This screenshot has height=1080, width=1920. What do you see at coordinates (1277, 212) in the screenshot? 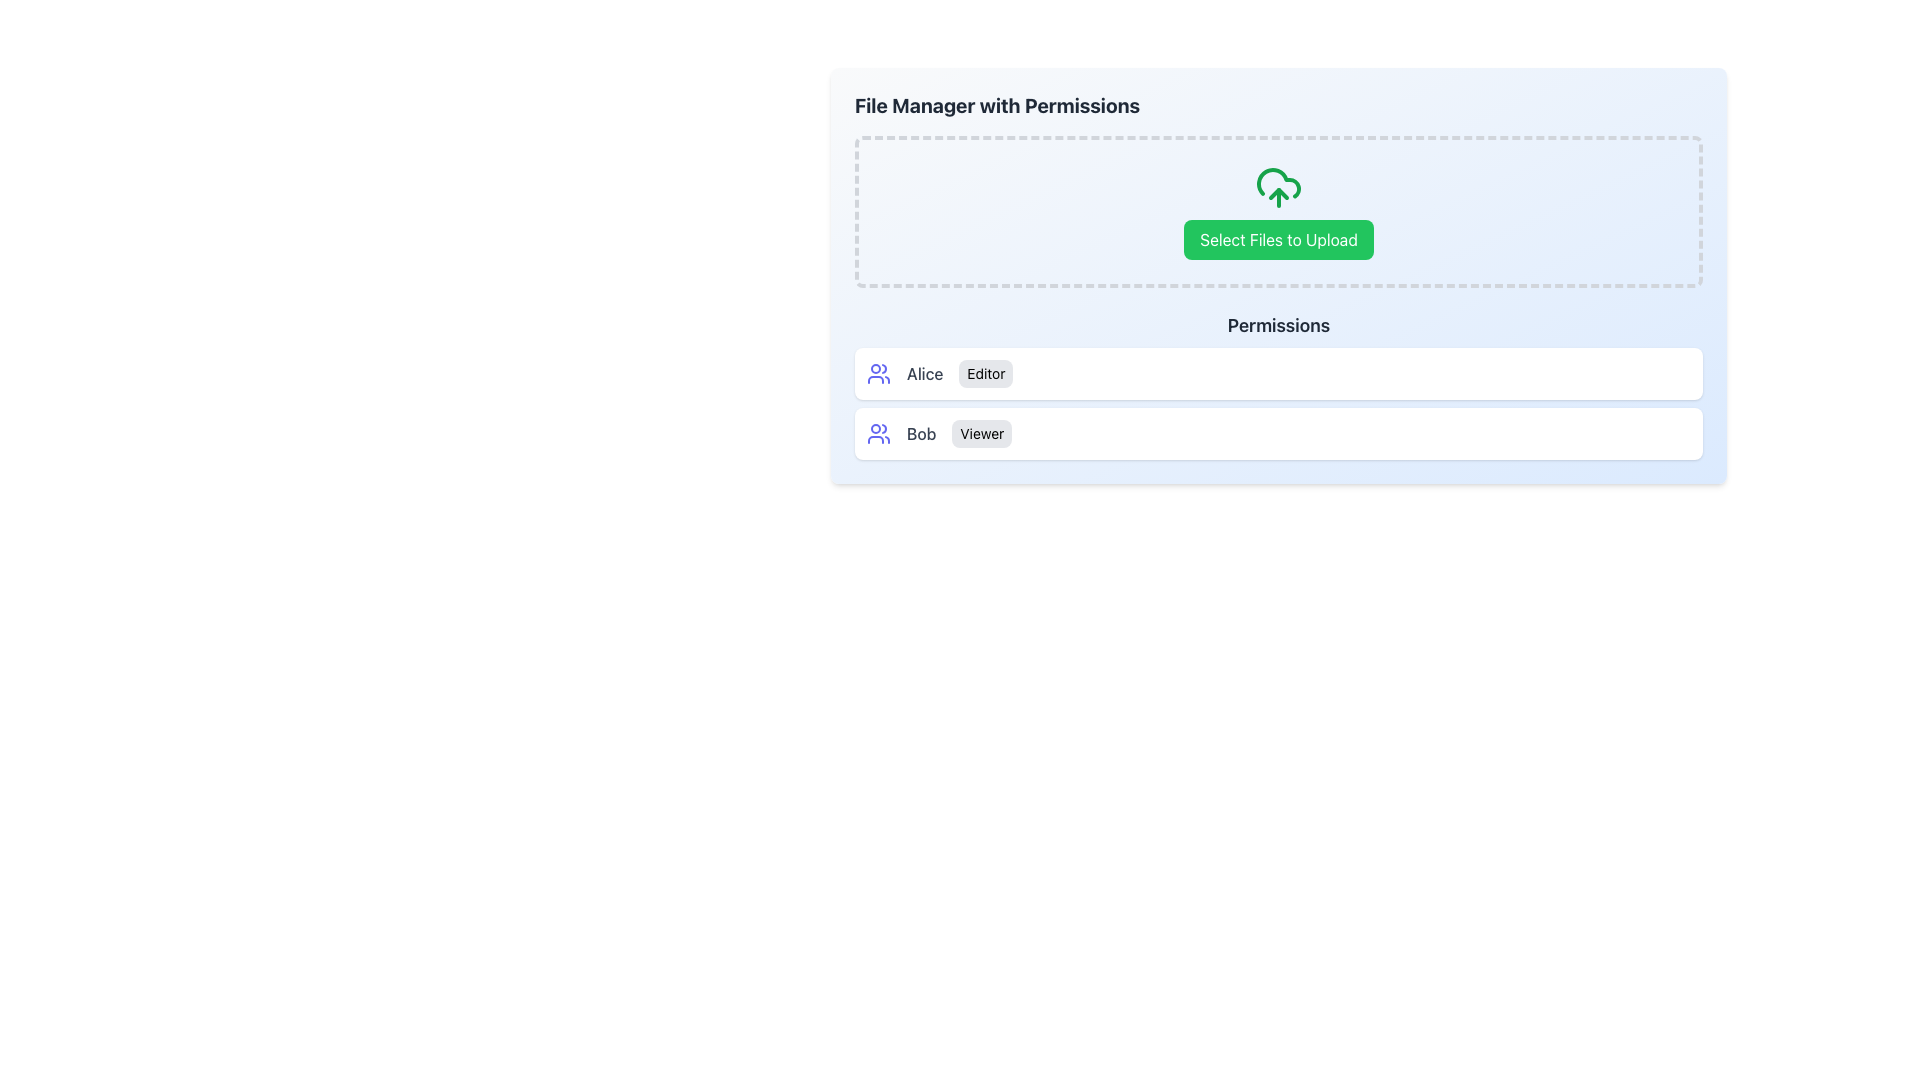
I see `keyboard navigation` at bounding box center [1277, 212].